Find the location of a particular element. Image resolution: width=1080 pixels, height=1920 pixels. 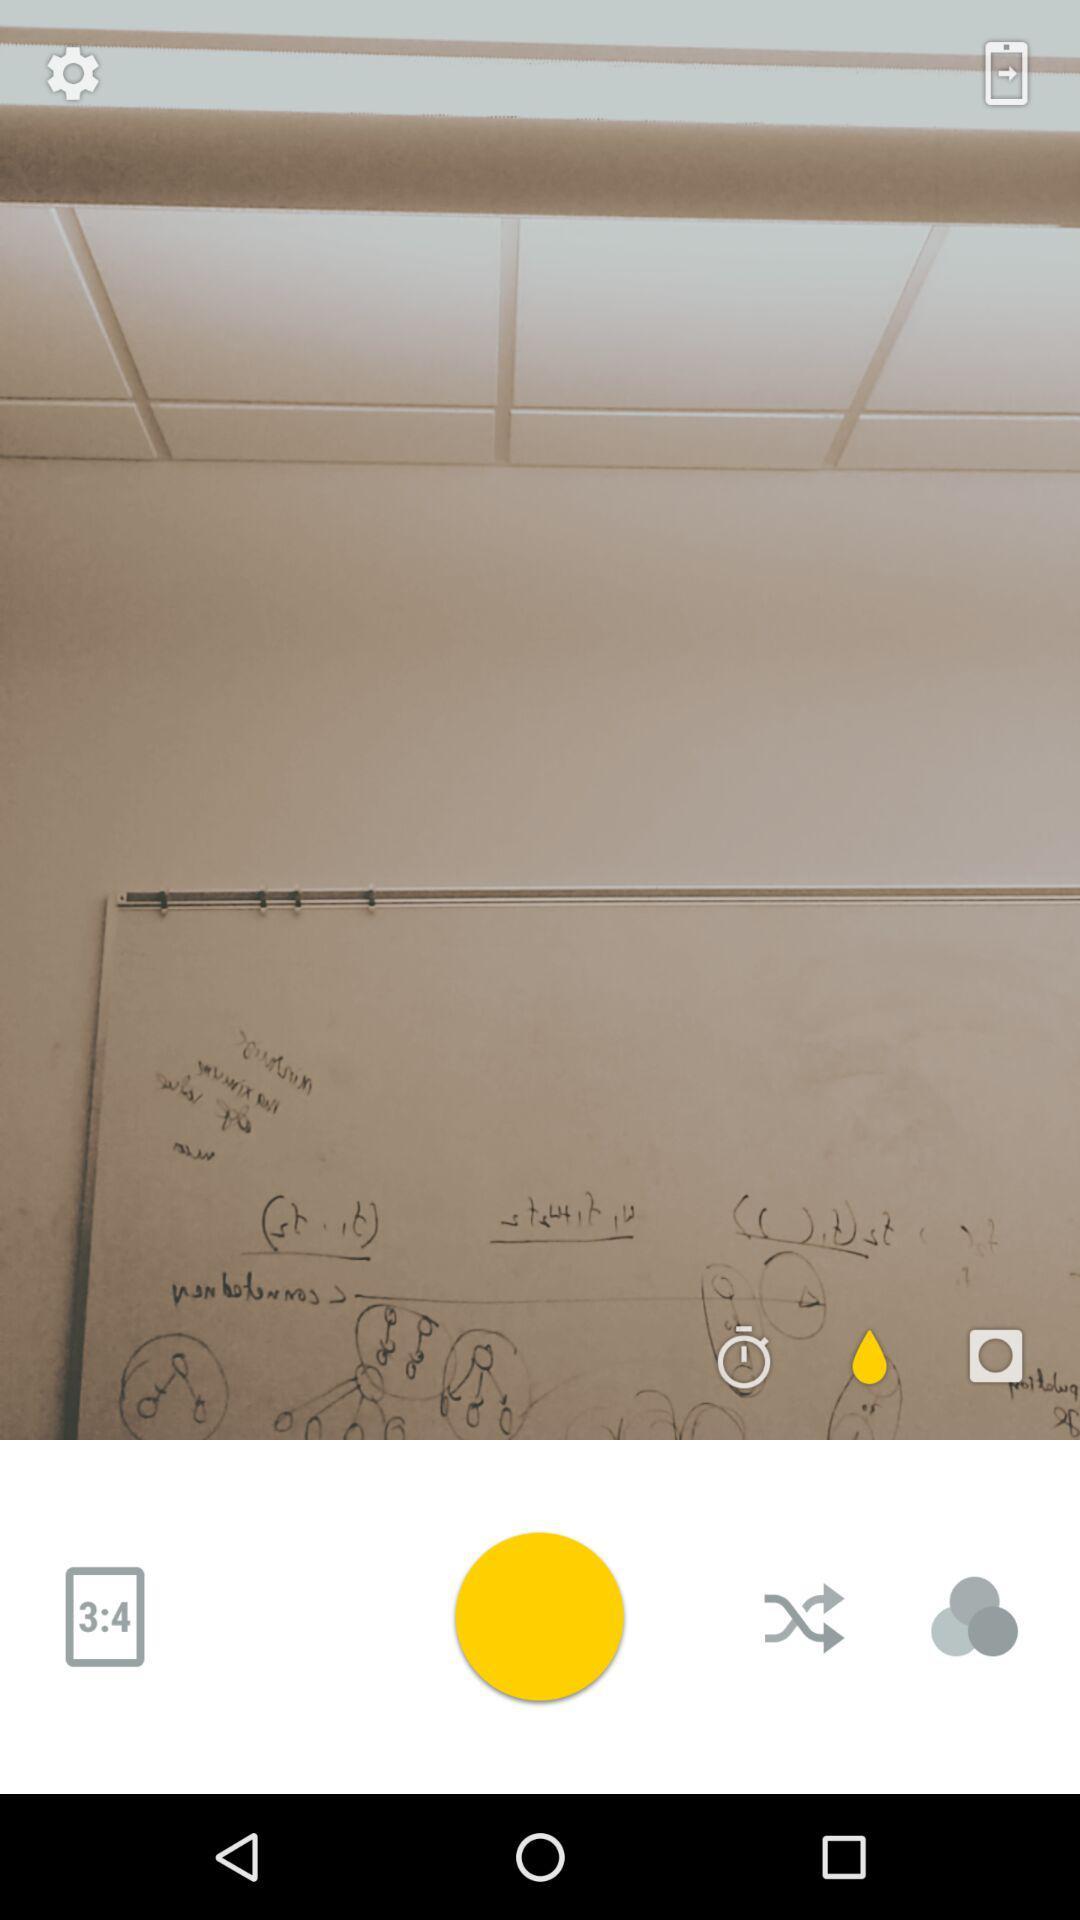

capture is located at coordinates (538, 1616).